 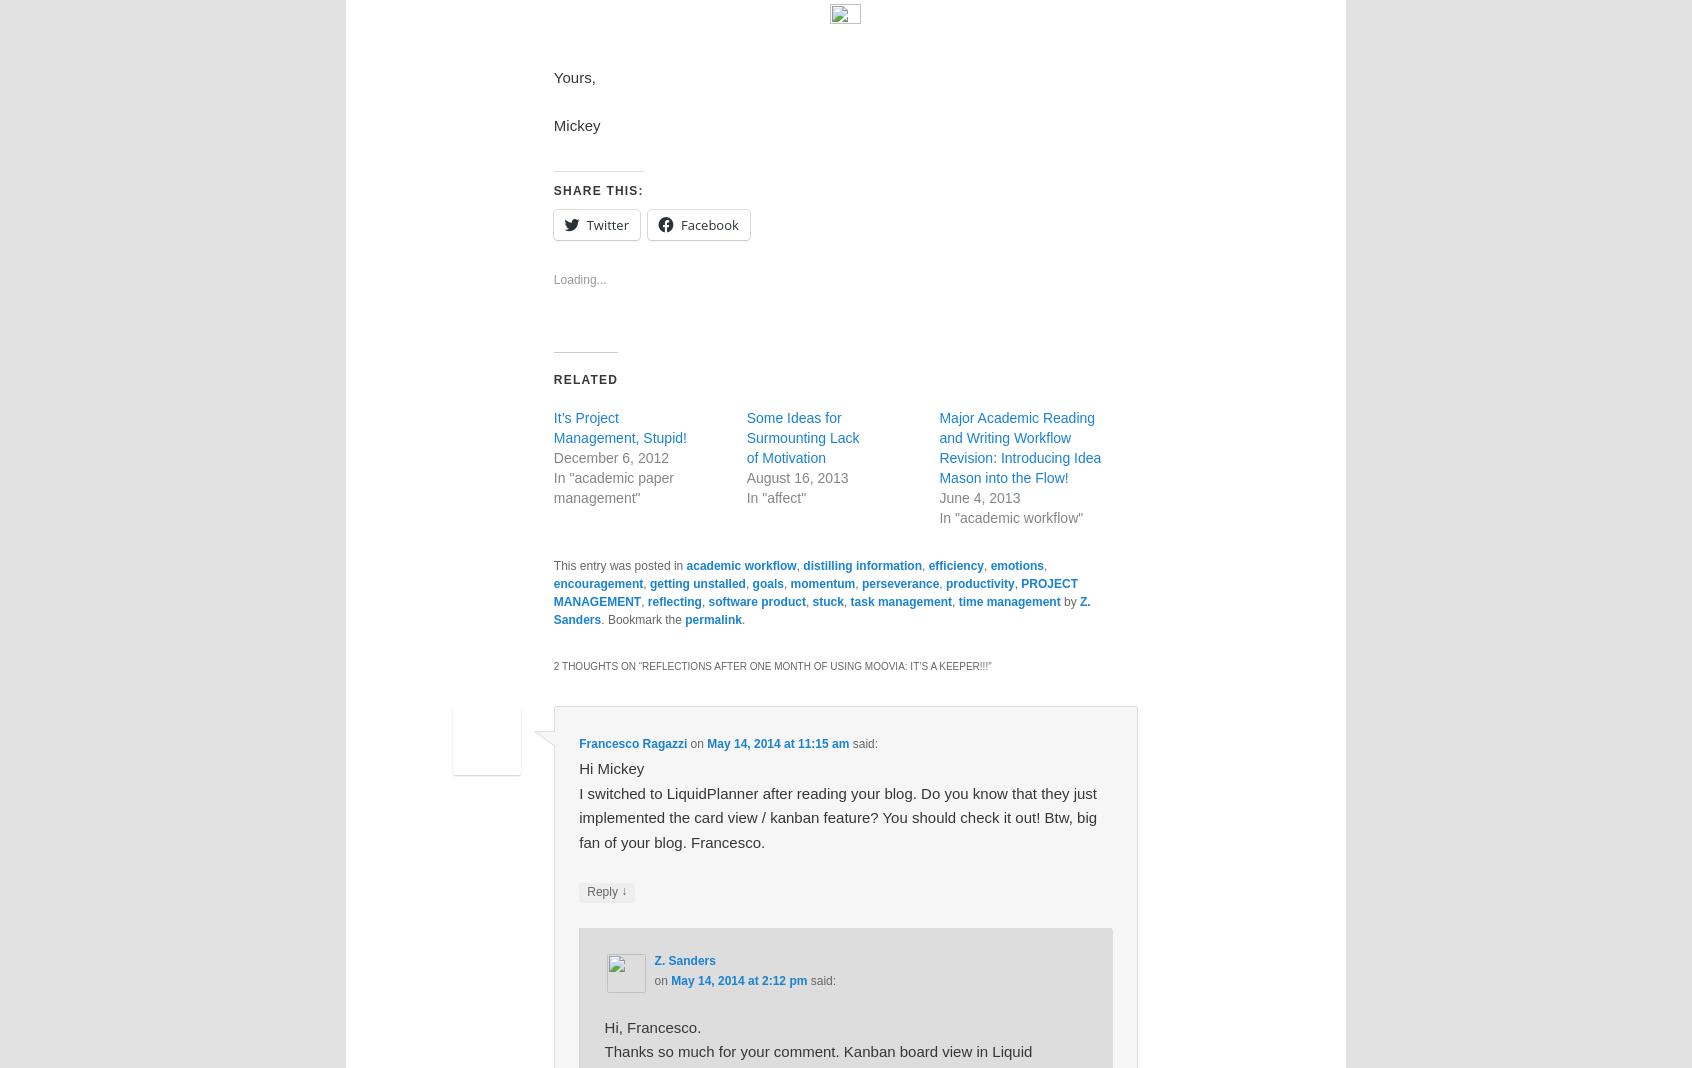 I want to click on 'Related', so click(x=552, y=378).